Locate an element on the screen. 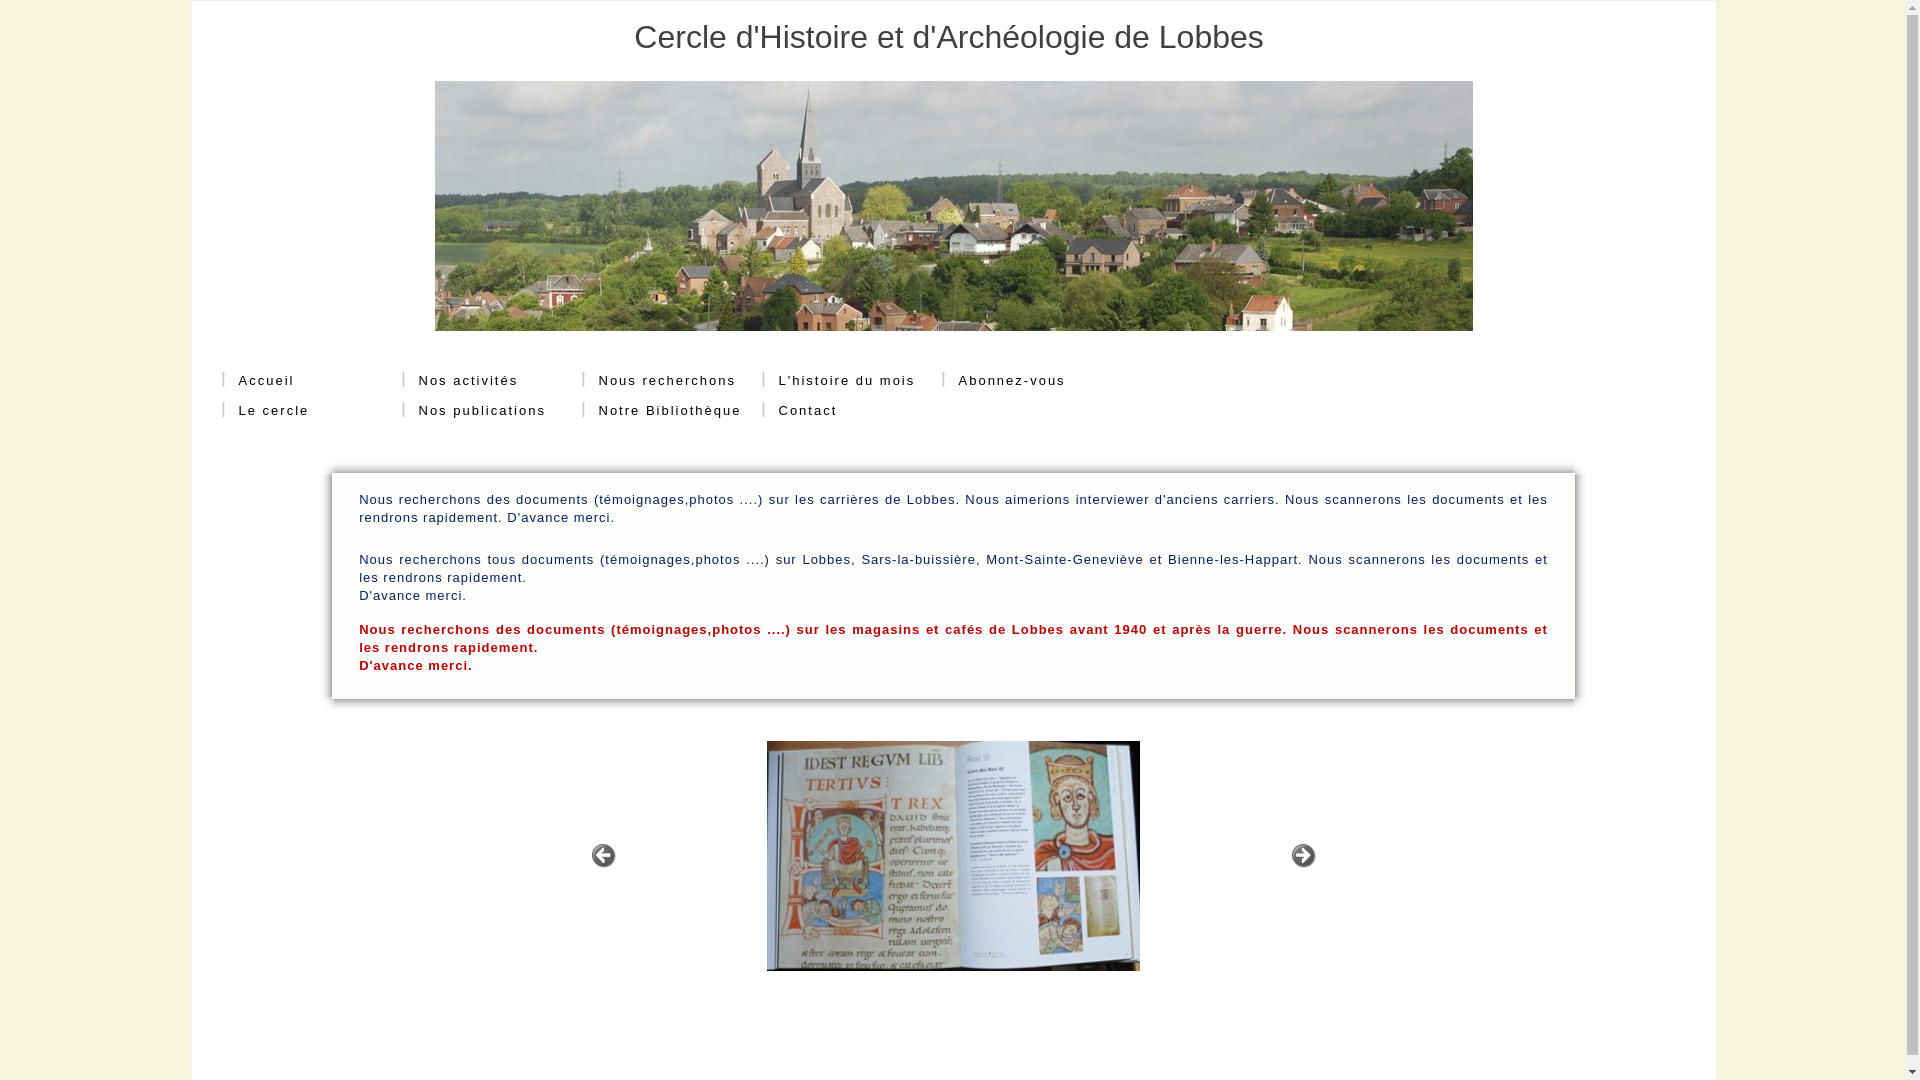  'Nous recherchons' is located at coordinates (659, 381).